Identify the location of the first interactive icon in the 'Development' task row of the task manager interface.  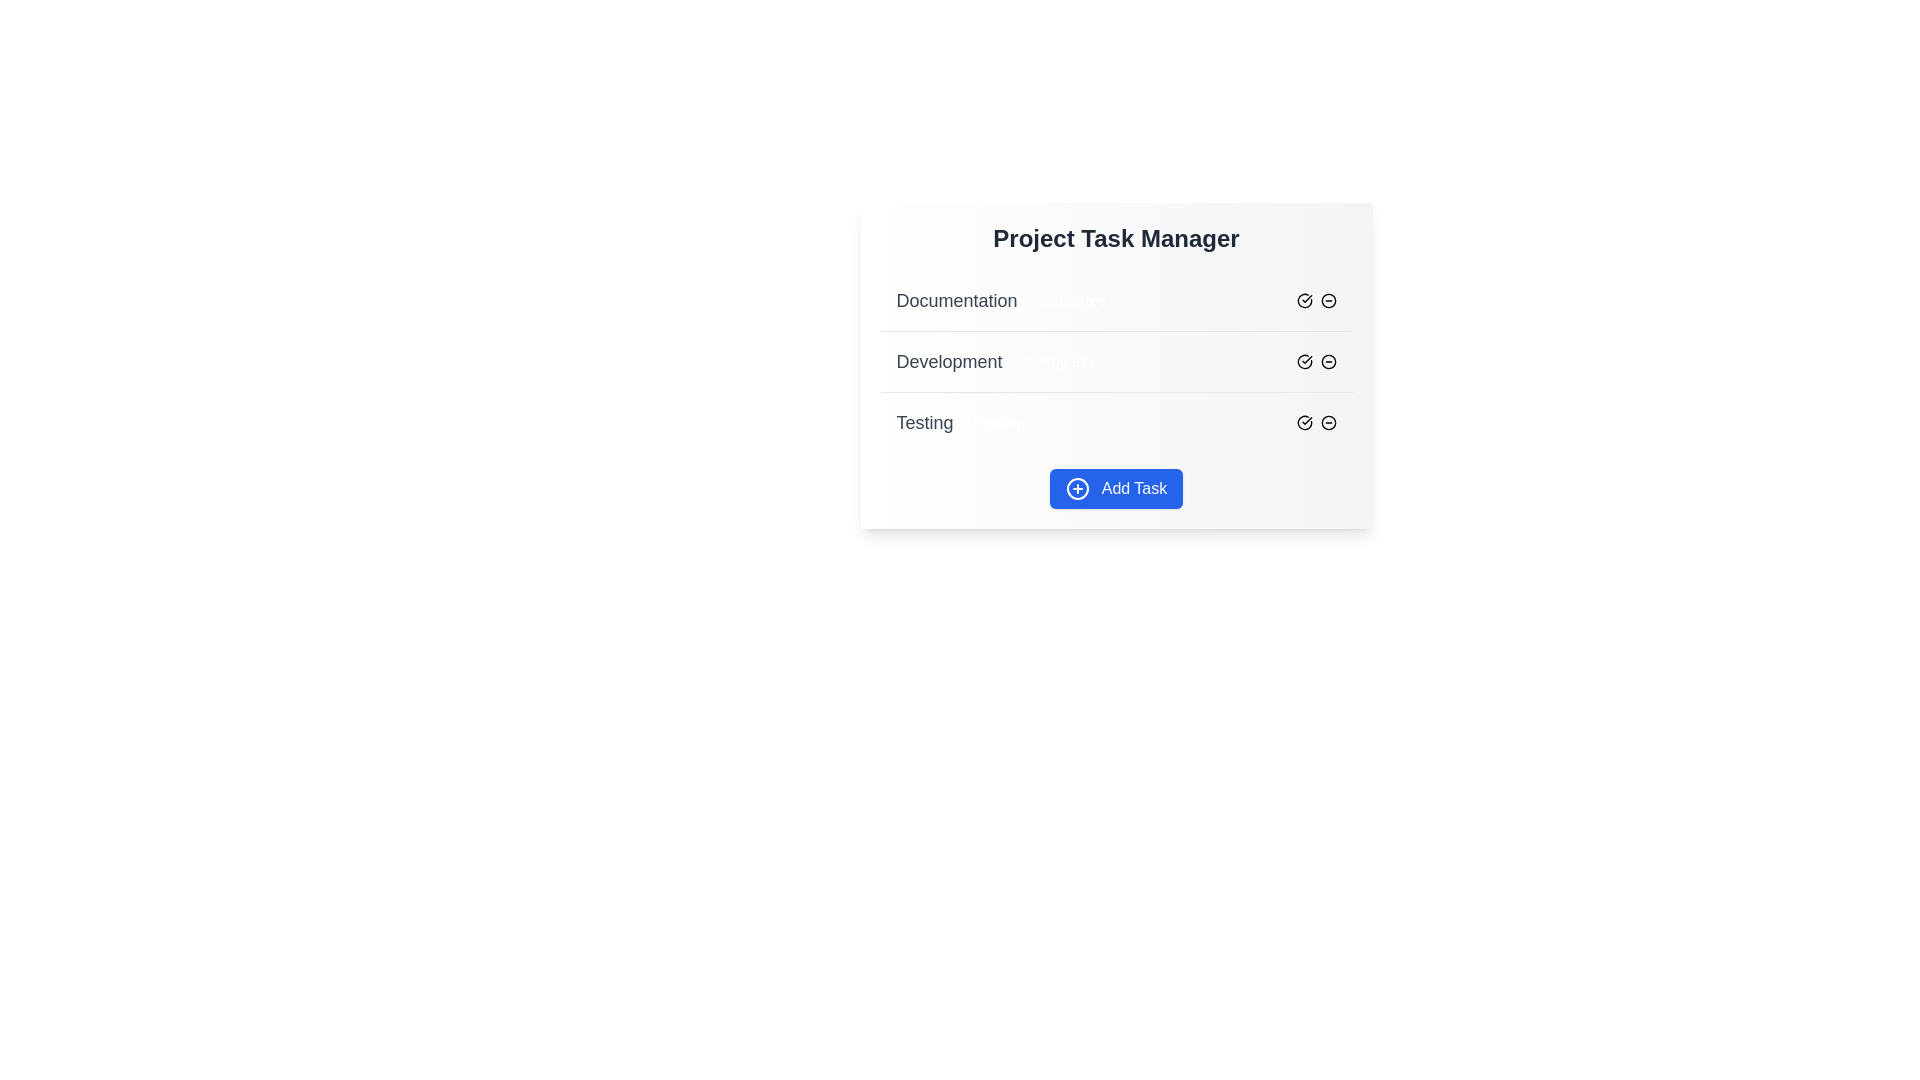
(1304, 362).